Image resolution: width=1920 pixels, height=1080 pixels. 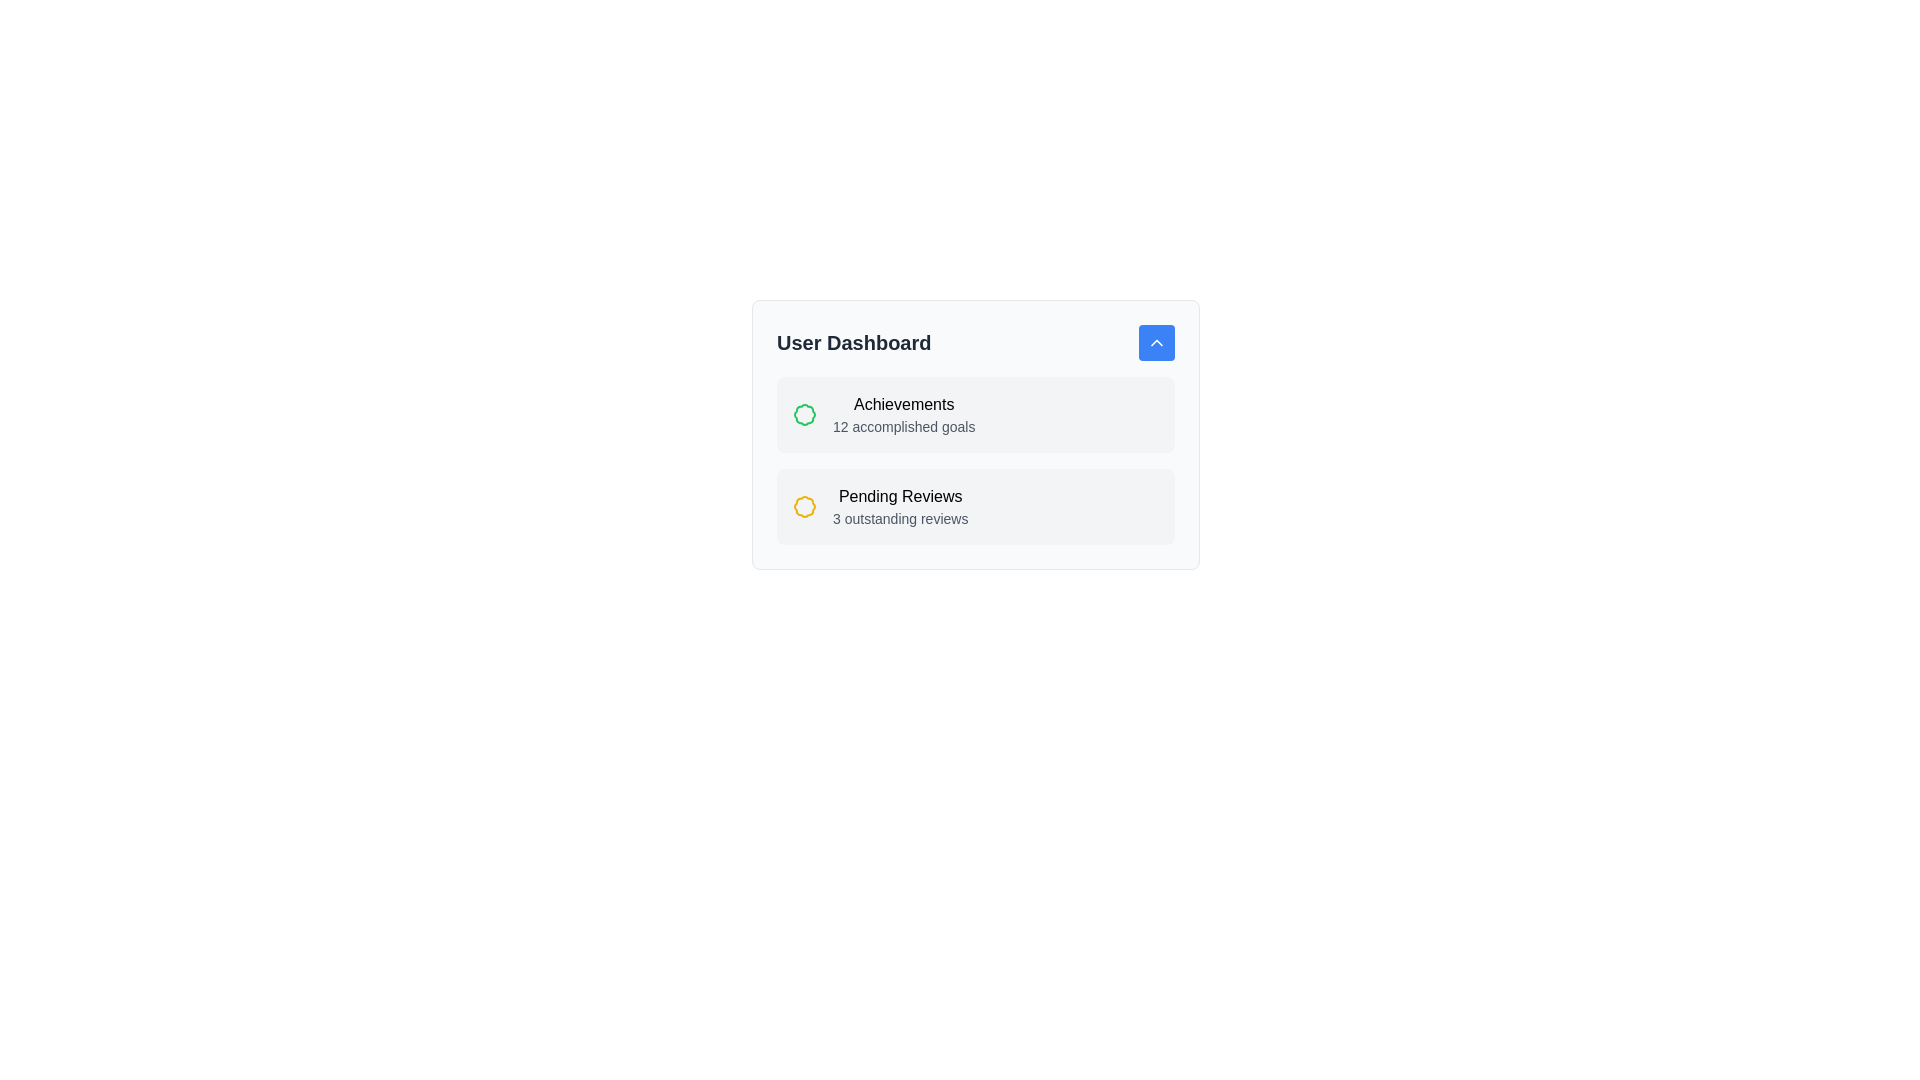 I want to click on summary information from the Text Label that indicates there are '3 outstanding reviews' below the 'Achievements' item in the user dashboard interface, so click(x=899, y=505).